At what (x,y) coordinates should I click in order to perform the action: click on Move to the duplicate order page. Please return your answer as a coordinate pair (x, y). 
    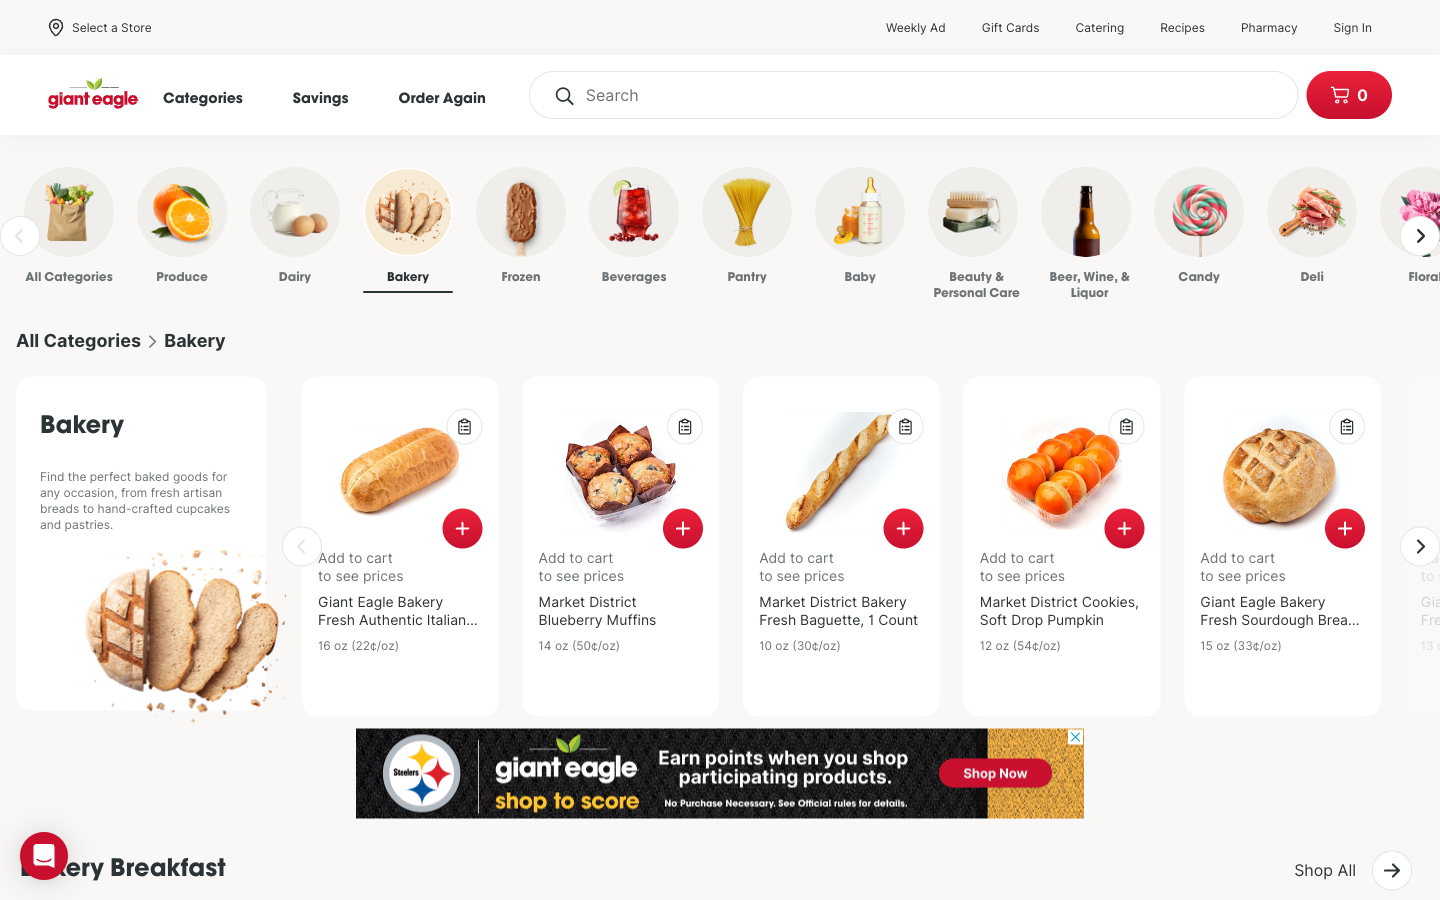
    Looking at the image, I should click on (452, 96).